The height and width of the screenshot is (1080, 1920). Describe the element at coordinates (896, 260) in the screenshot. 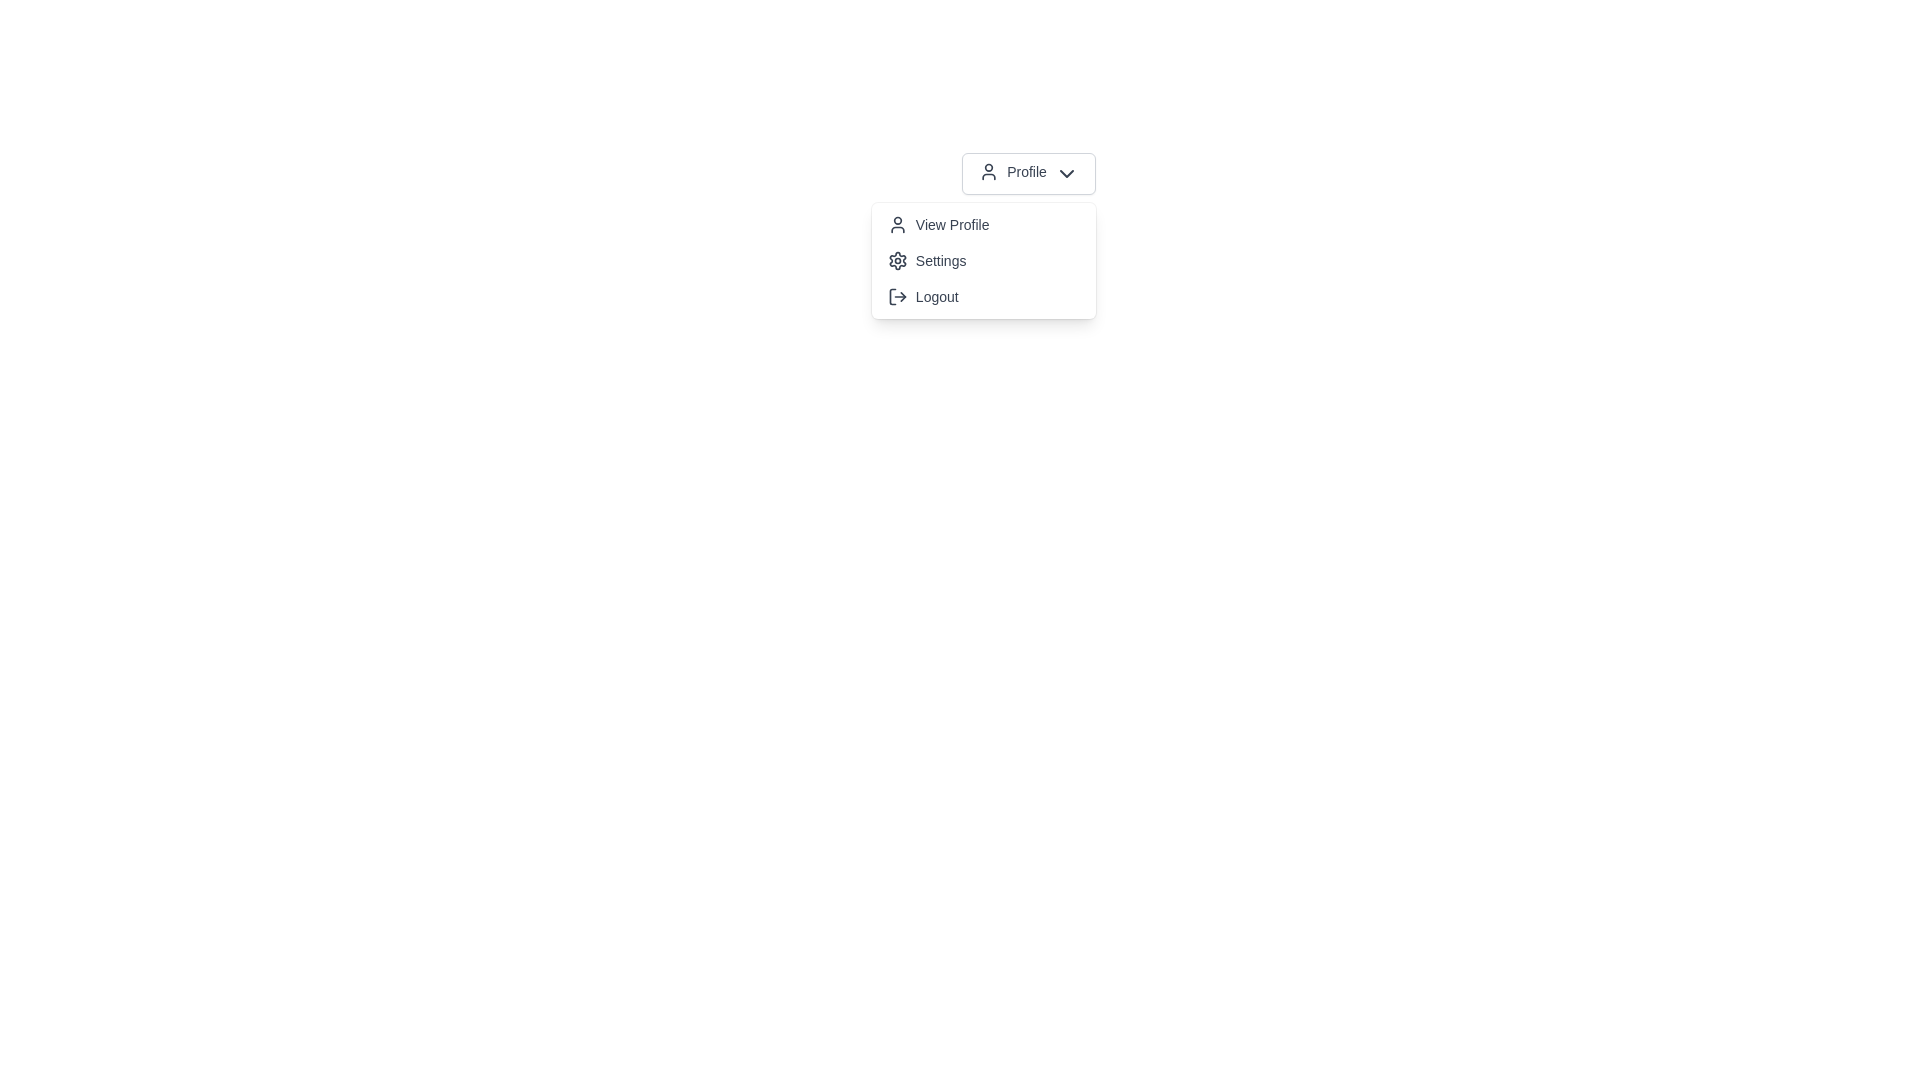

I see `the gear-shaped icon representing the settings symbol located within the 'Settings' menu item` at that location.